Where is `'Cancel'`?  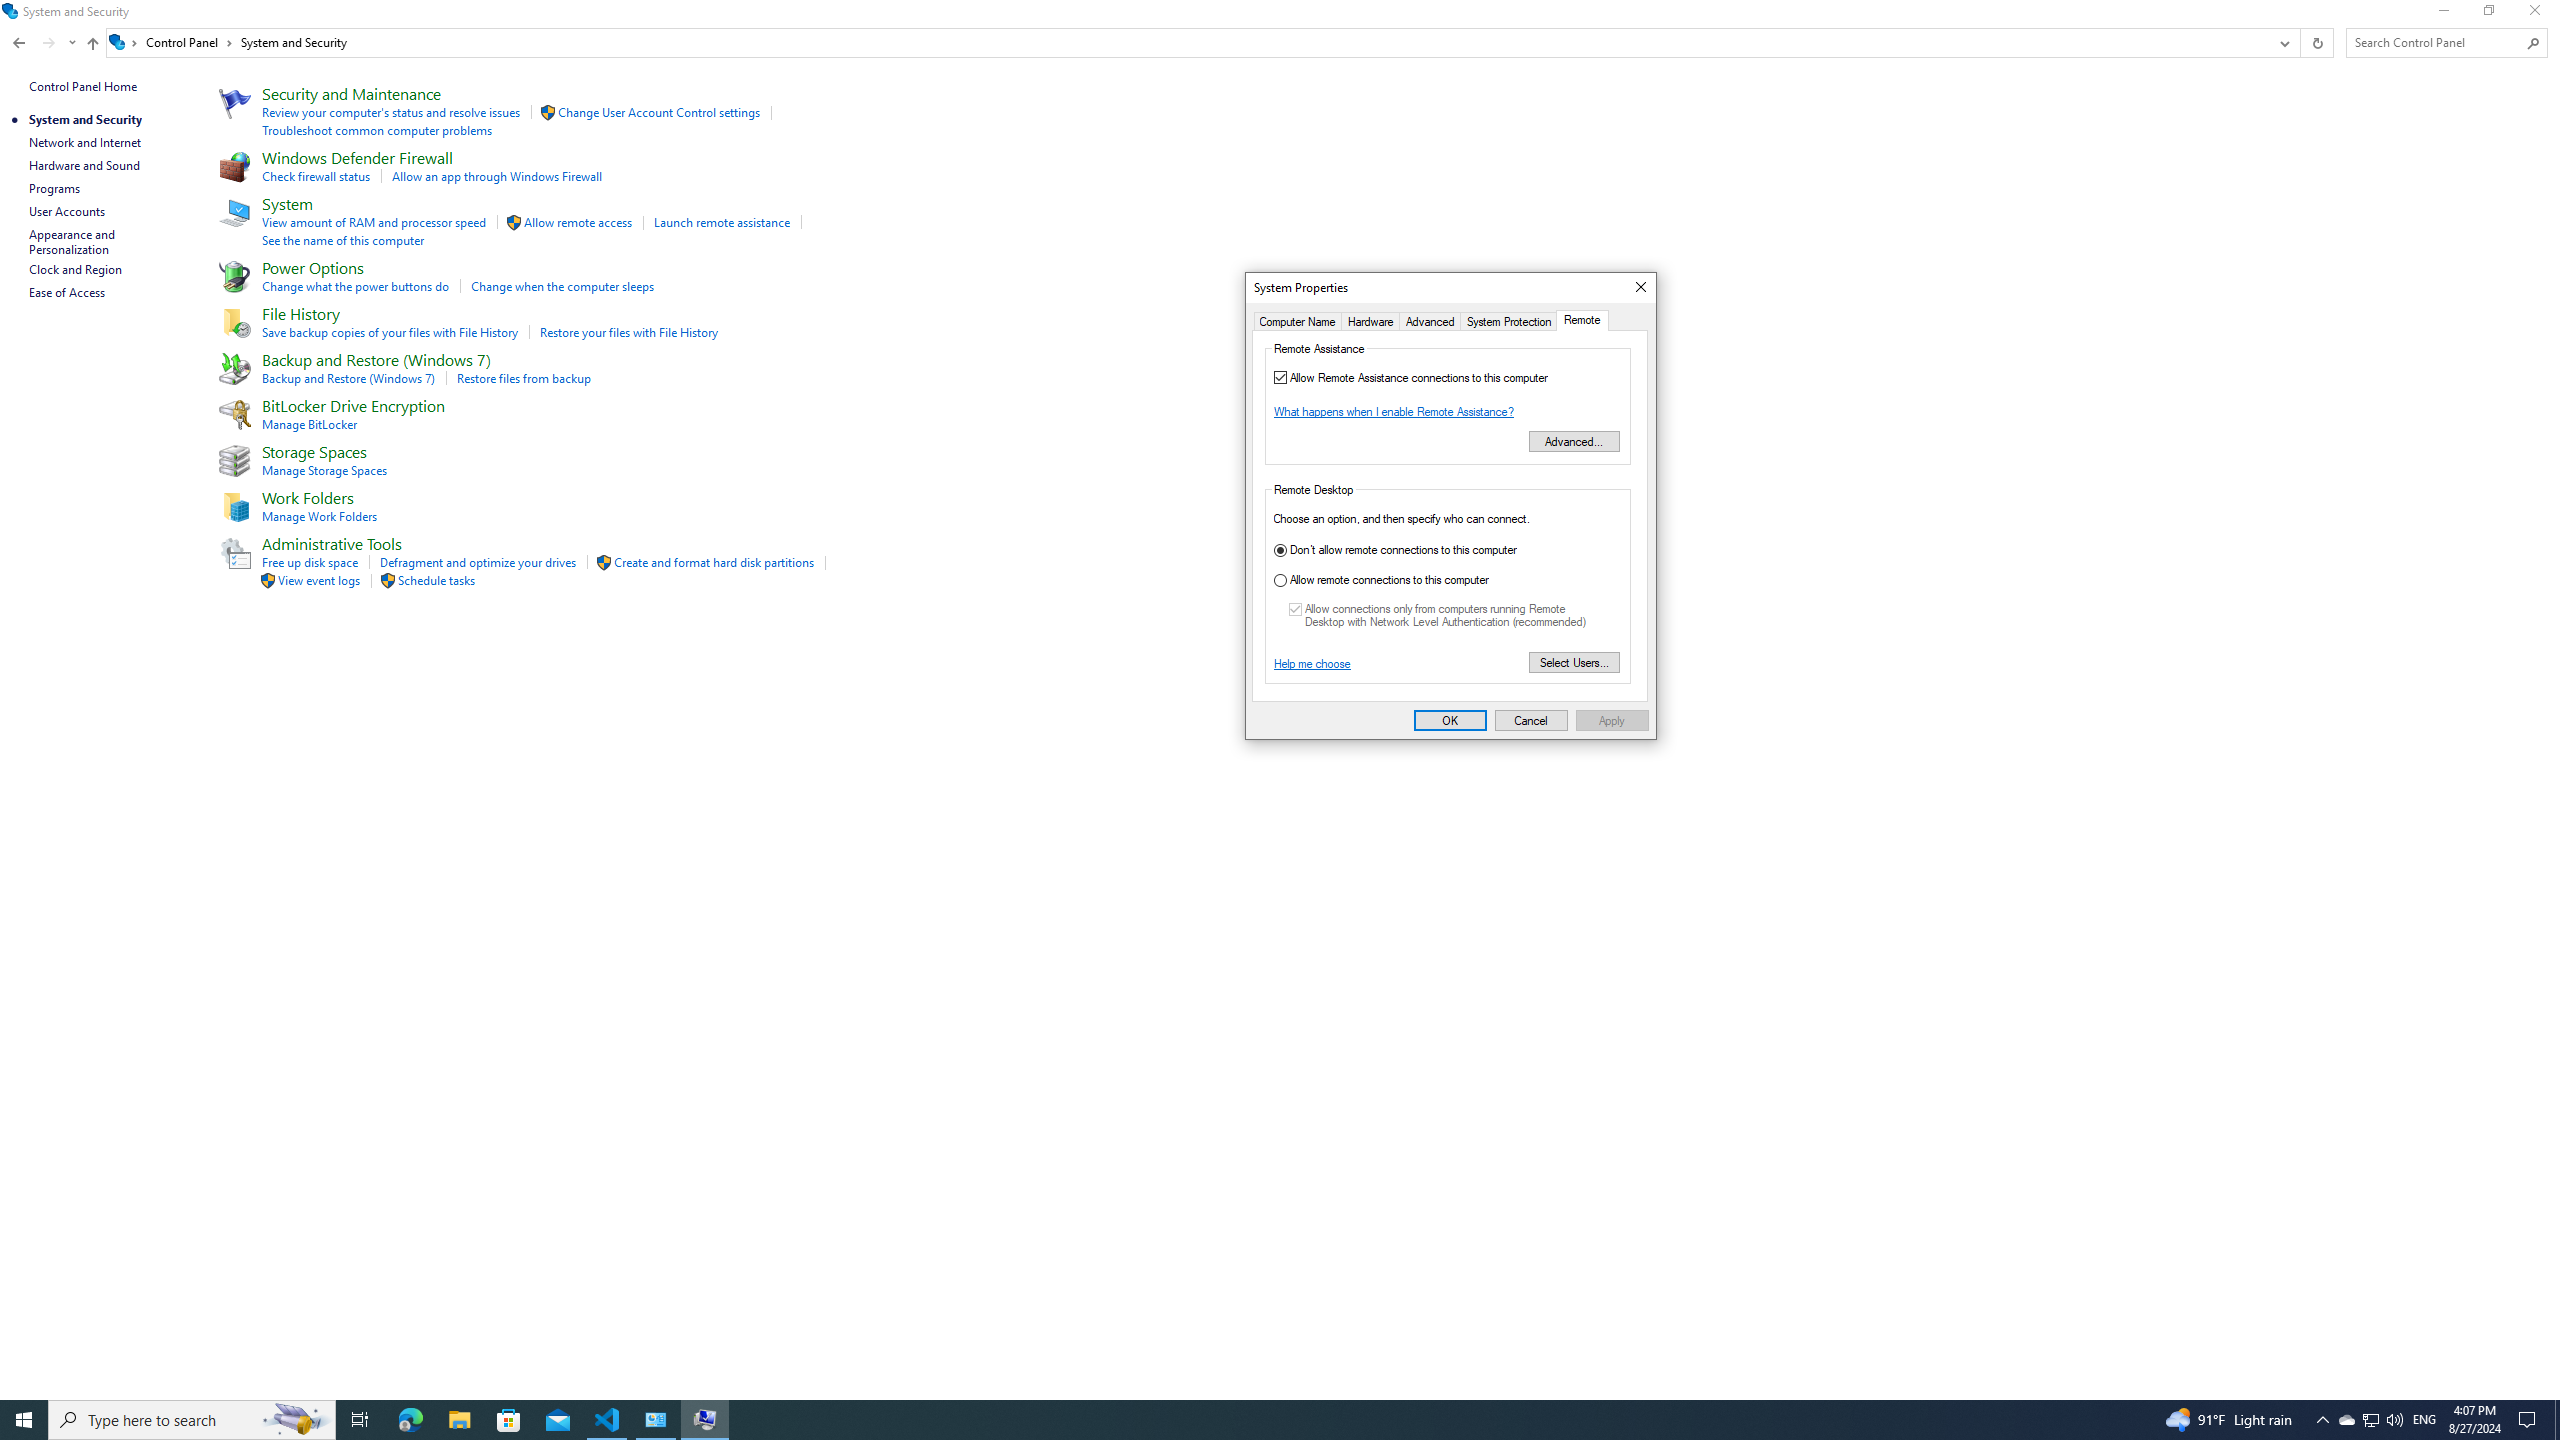
'Cancel' is located at coordinates (1532, 720).